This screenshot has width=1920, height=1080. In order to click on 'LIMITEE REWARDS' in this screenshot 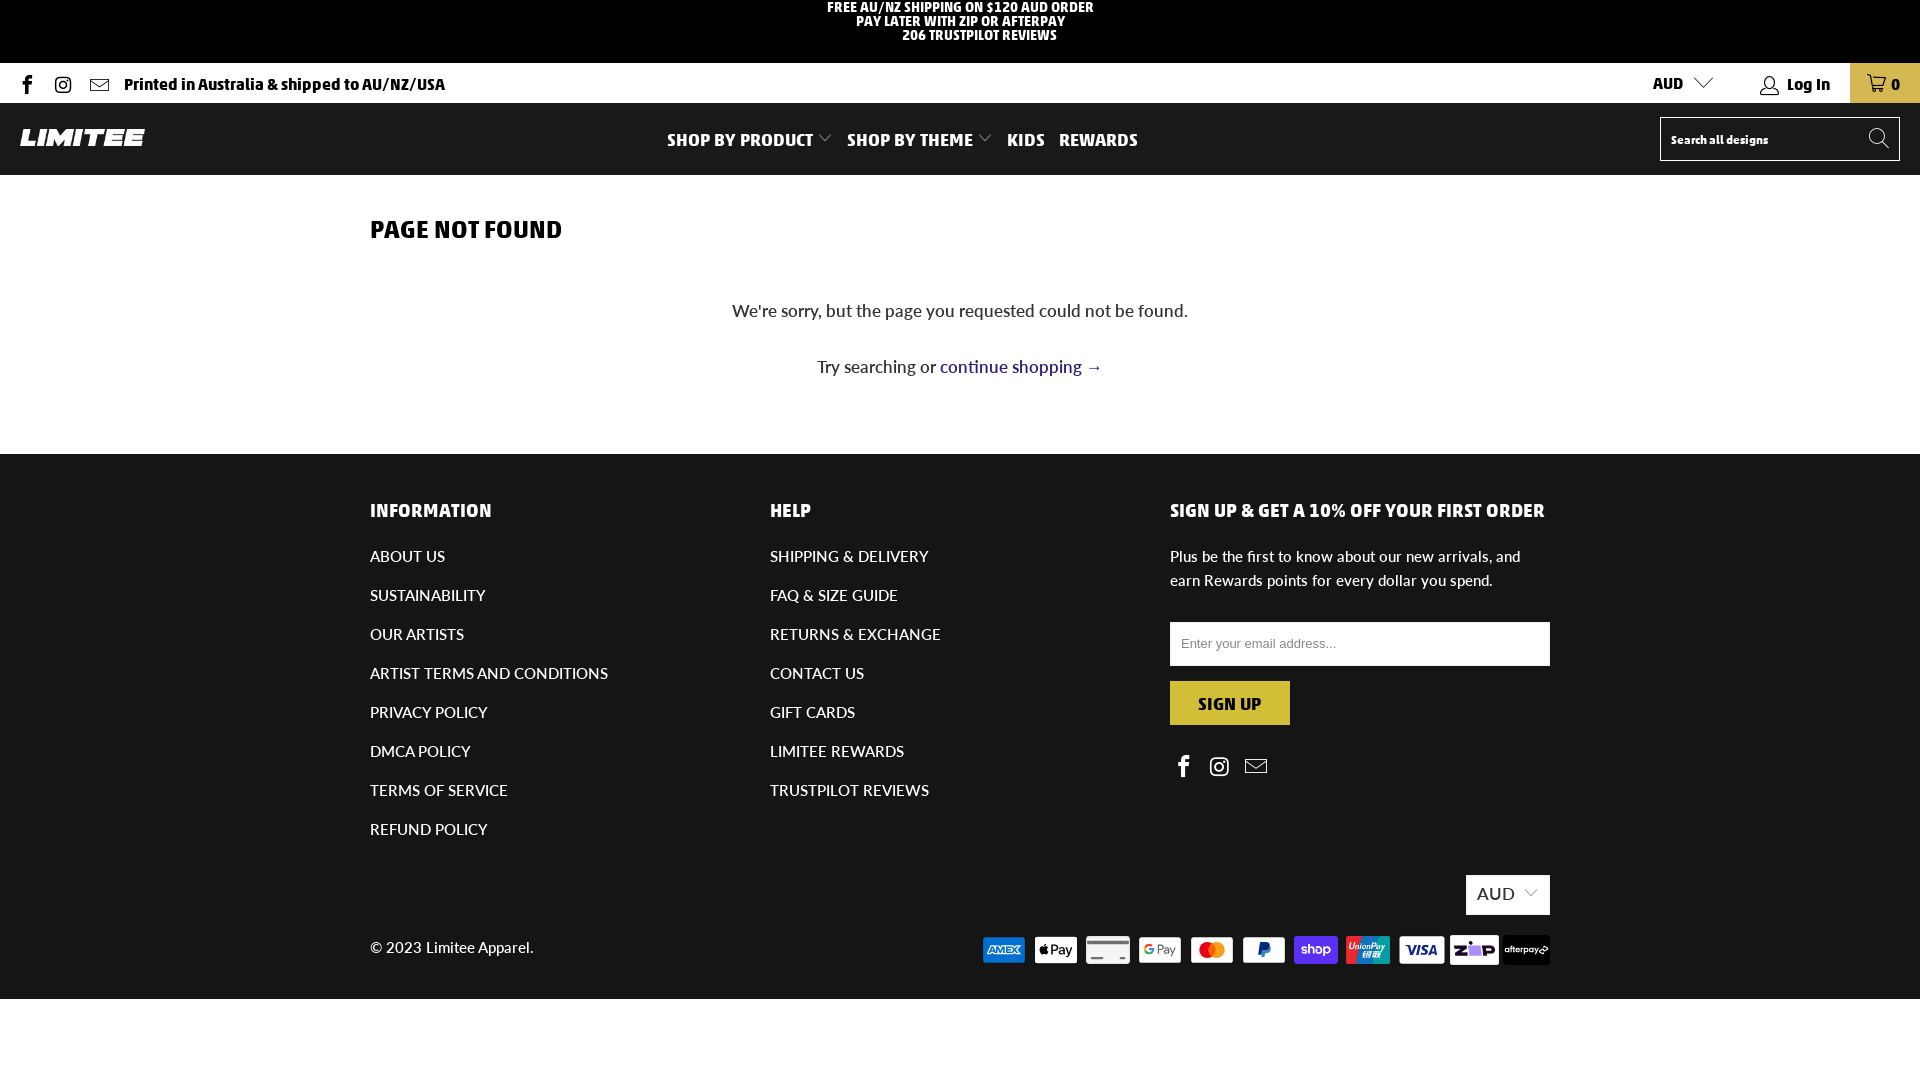, I will do `click(768, 751)`.